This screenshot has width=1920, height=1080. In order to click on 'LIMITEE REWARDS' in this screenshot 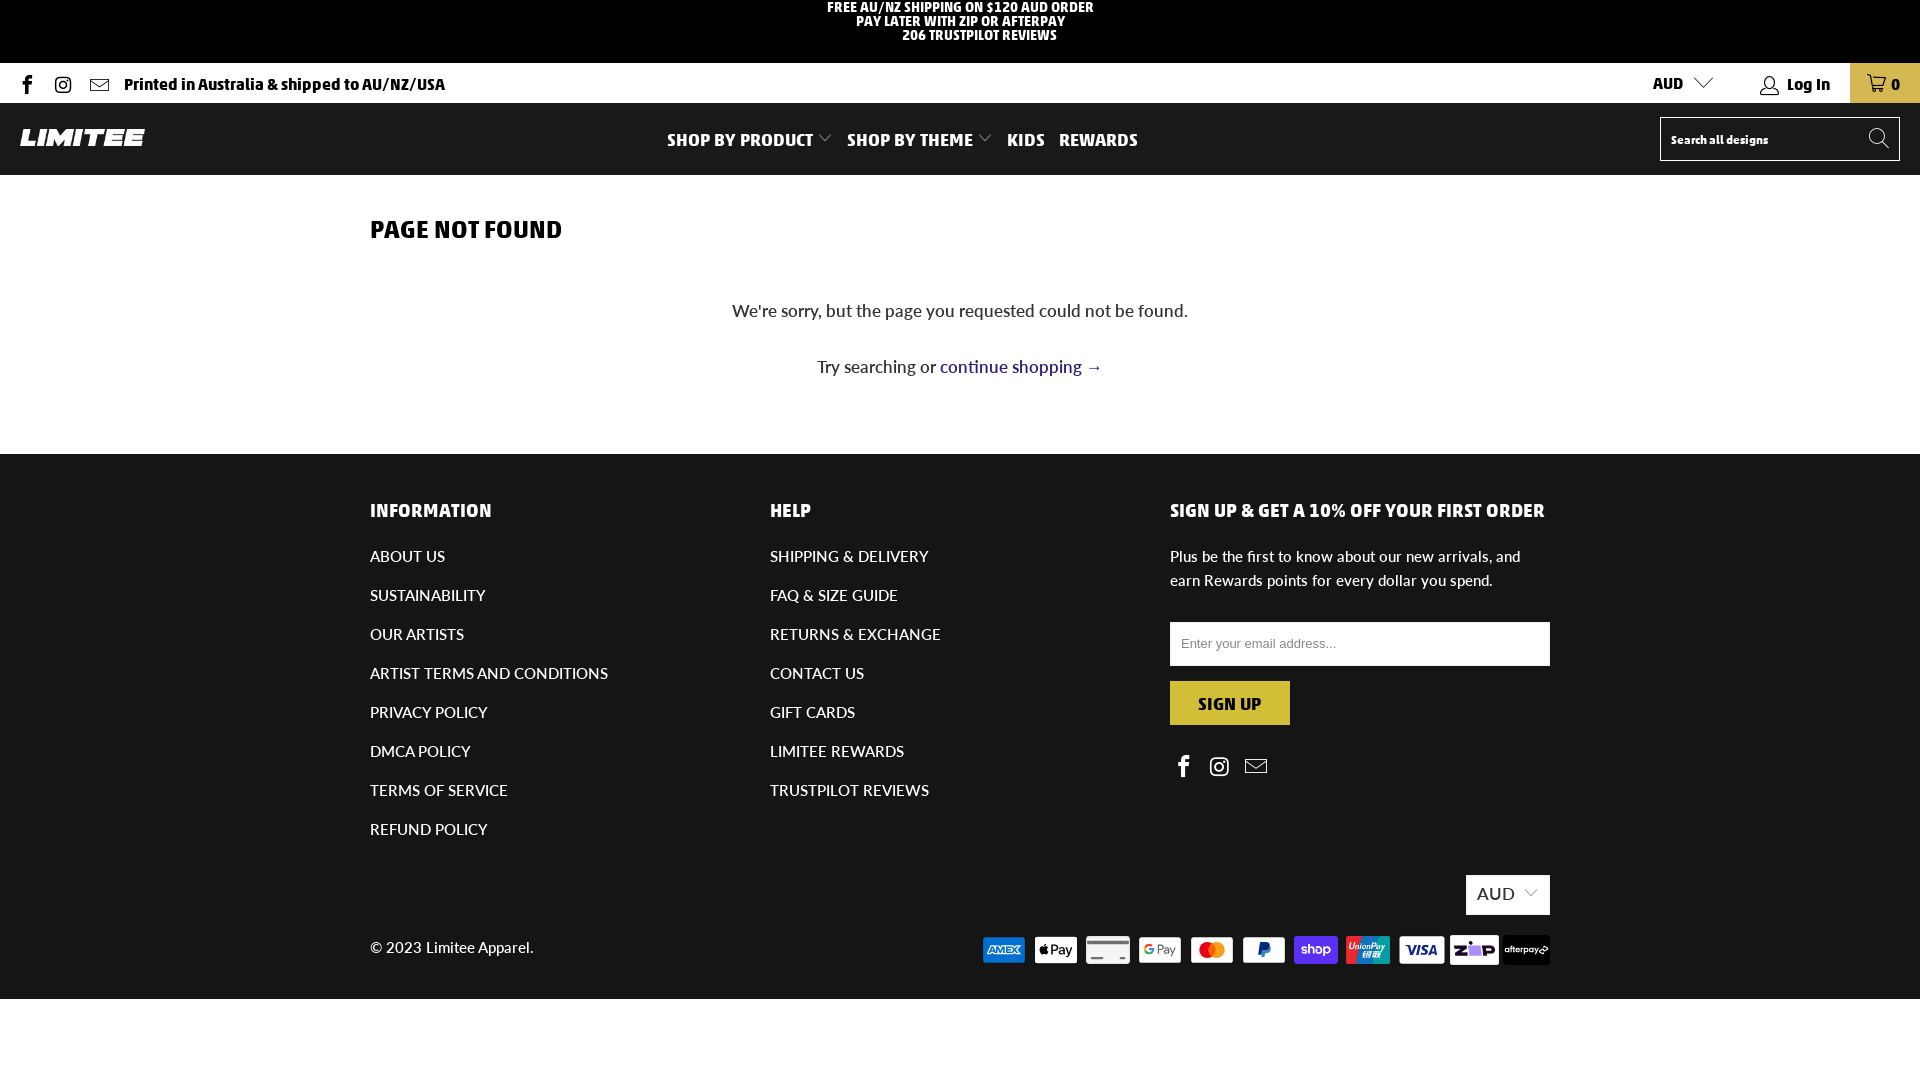, I will do `click(768, 751)`.